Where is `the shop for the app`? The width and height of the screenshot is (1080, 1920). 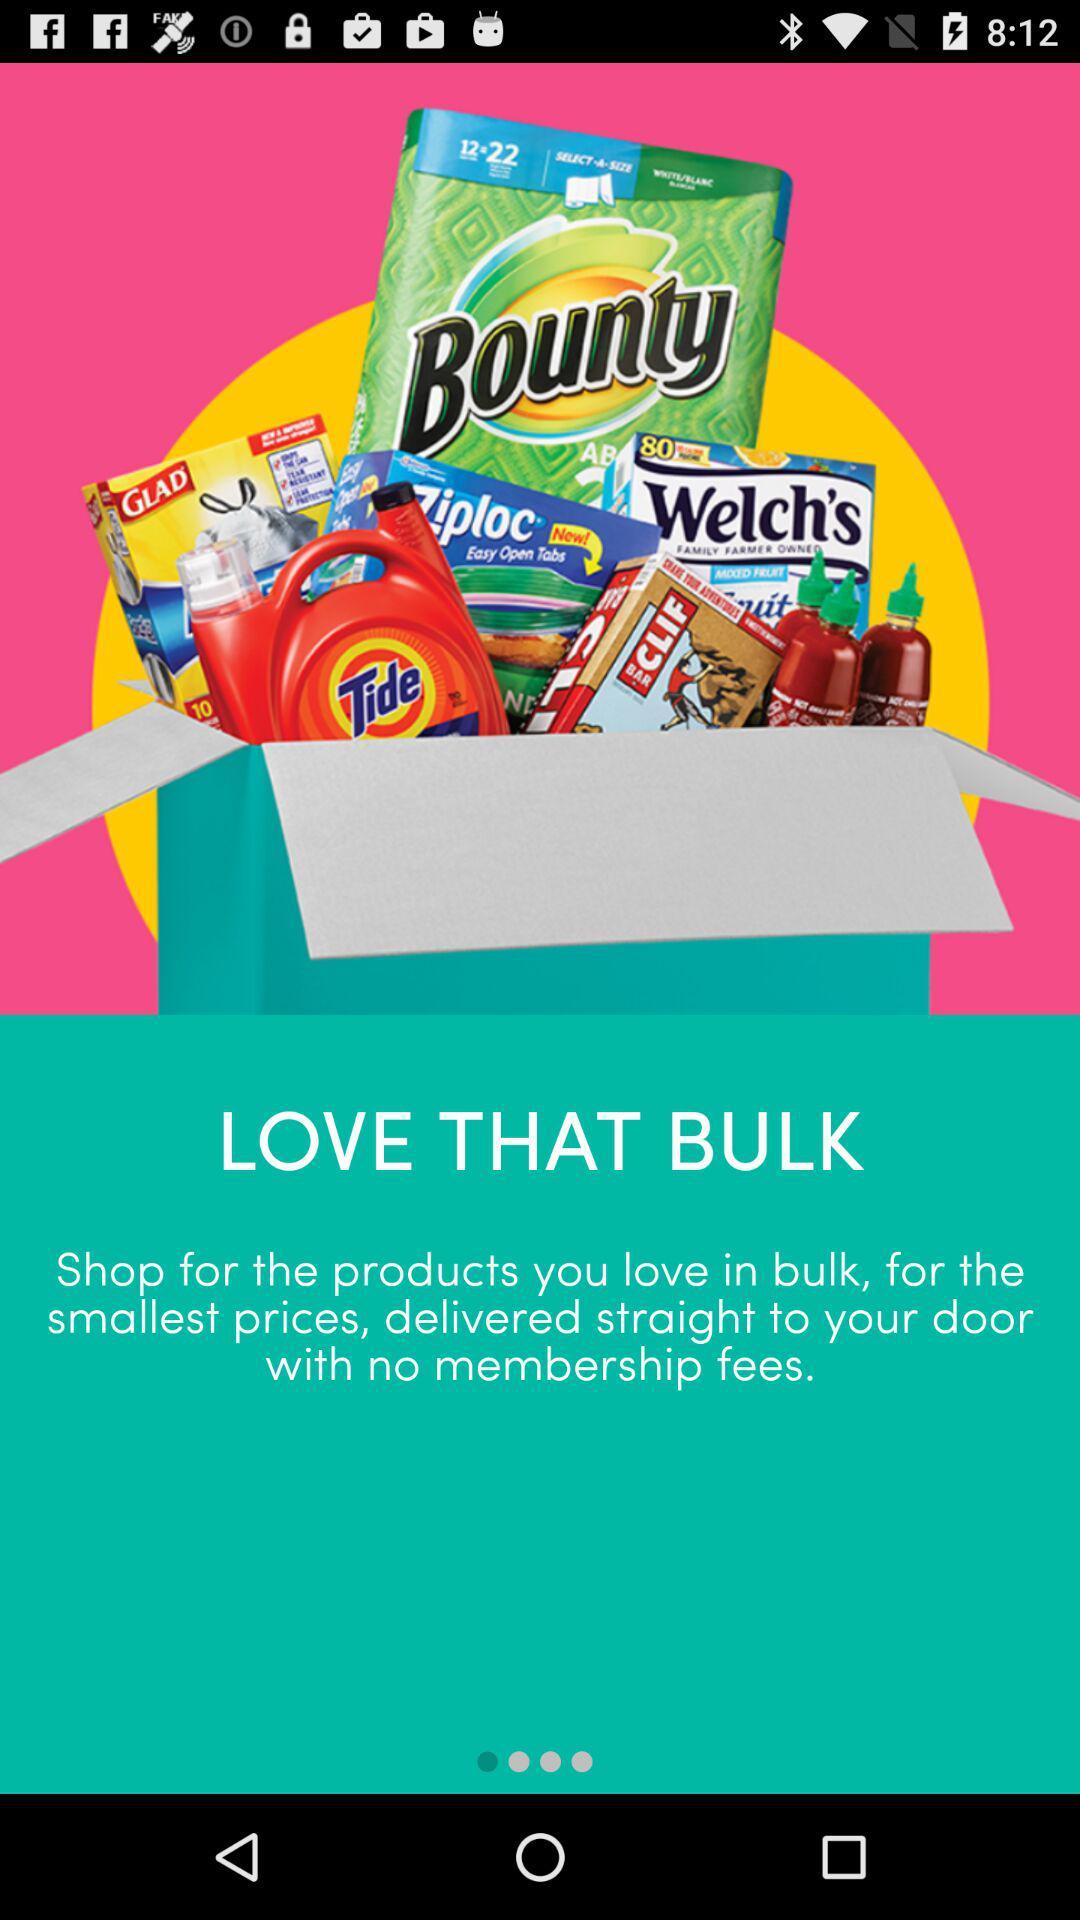 the shop for the app is located at coordinates (540, 1313).